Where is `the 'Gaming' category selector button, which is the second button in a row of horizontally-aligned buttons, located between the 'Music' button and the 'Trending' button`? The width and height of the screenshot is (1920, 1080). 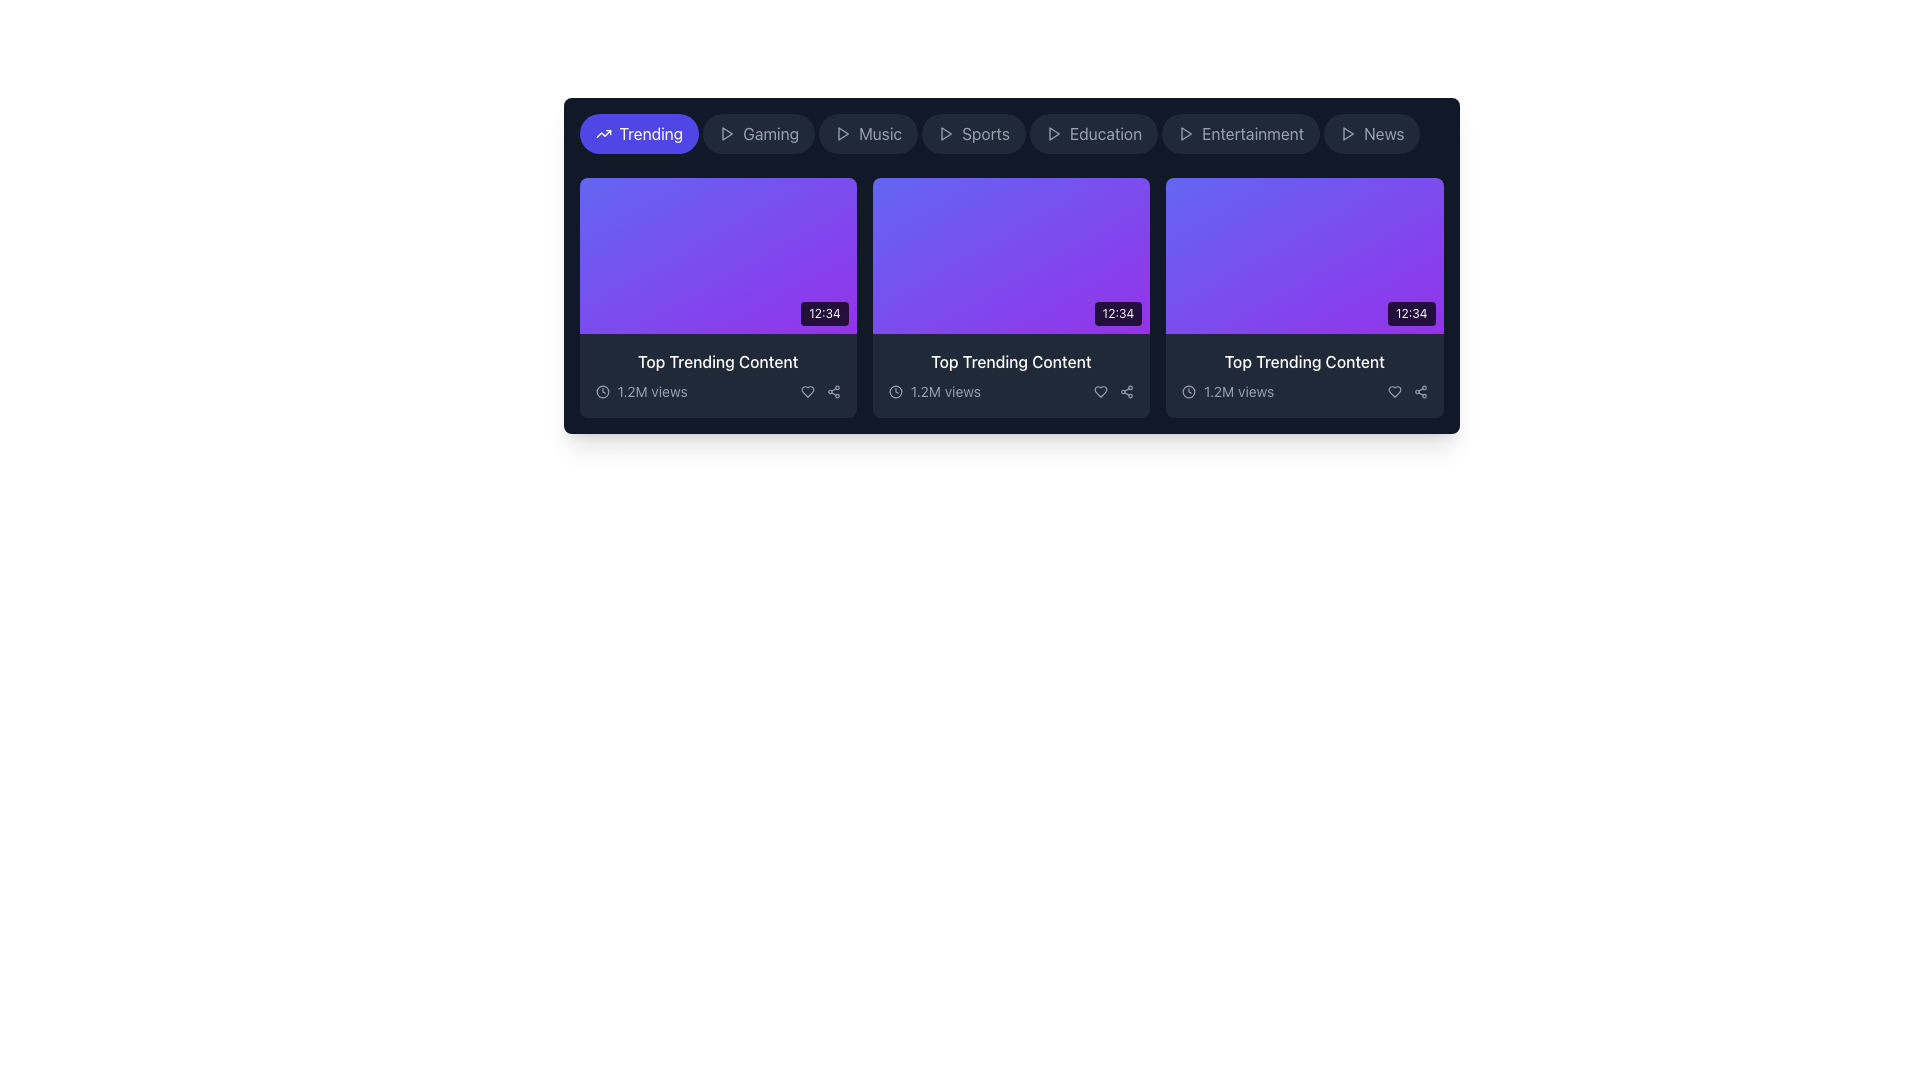 the 'Gaming' category selector button, which is the second button in a row of horizontally-aligned buttons, located between the 'Music' button and the 'Trending' button is located at coordinates (758, 134).